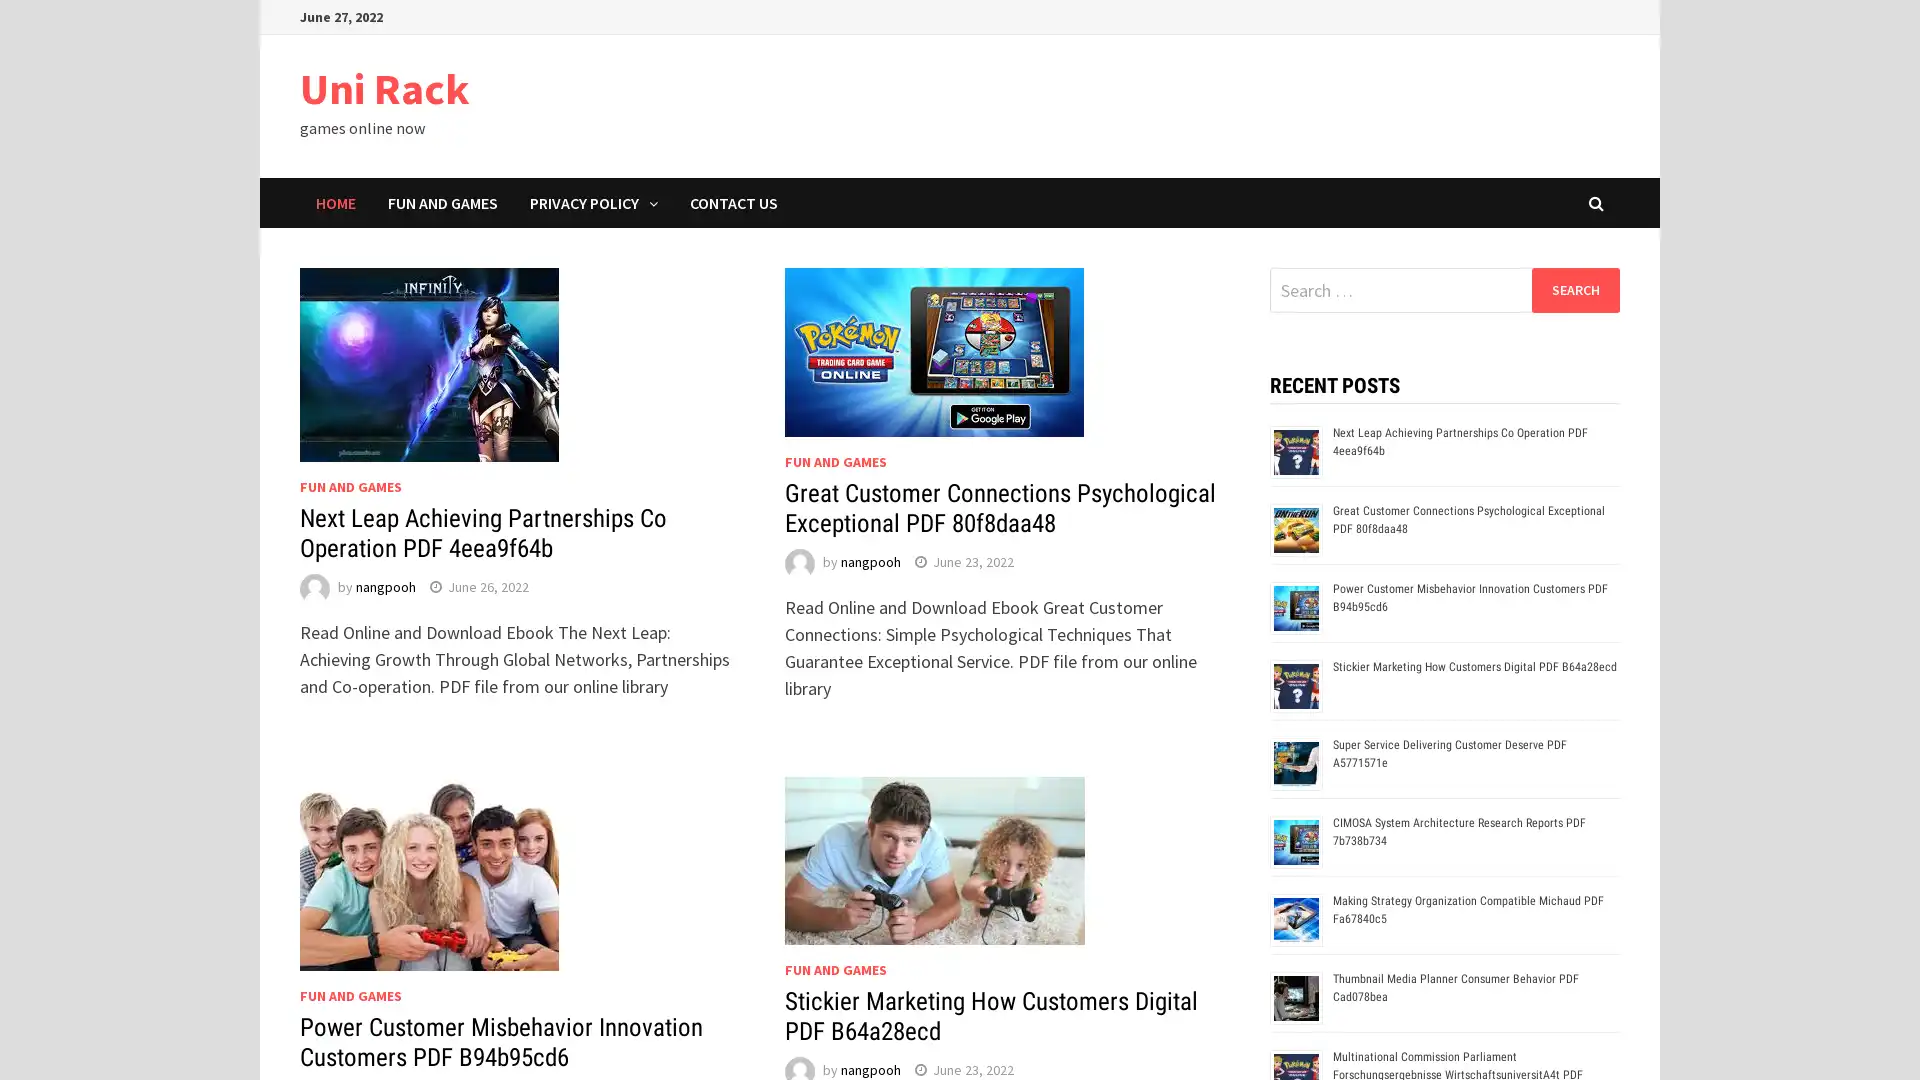 Image resolution: width=1920 pixels, height=1080 pixels. I want to click on Search, so click(1574, 289).